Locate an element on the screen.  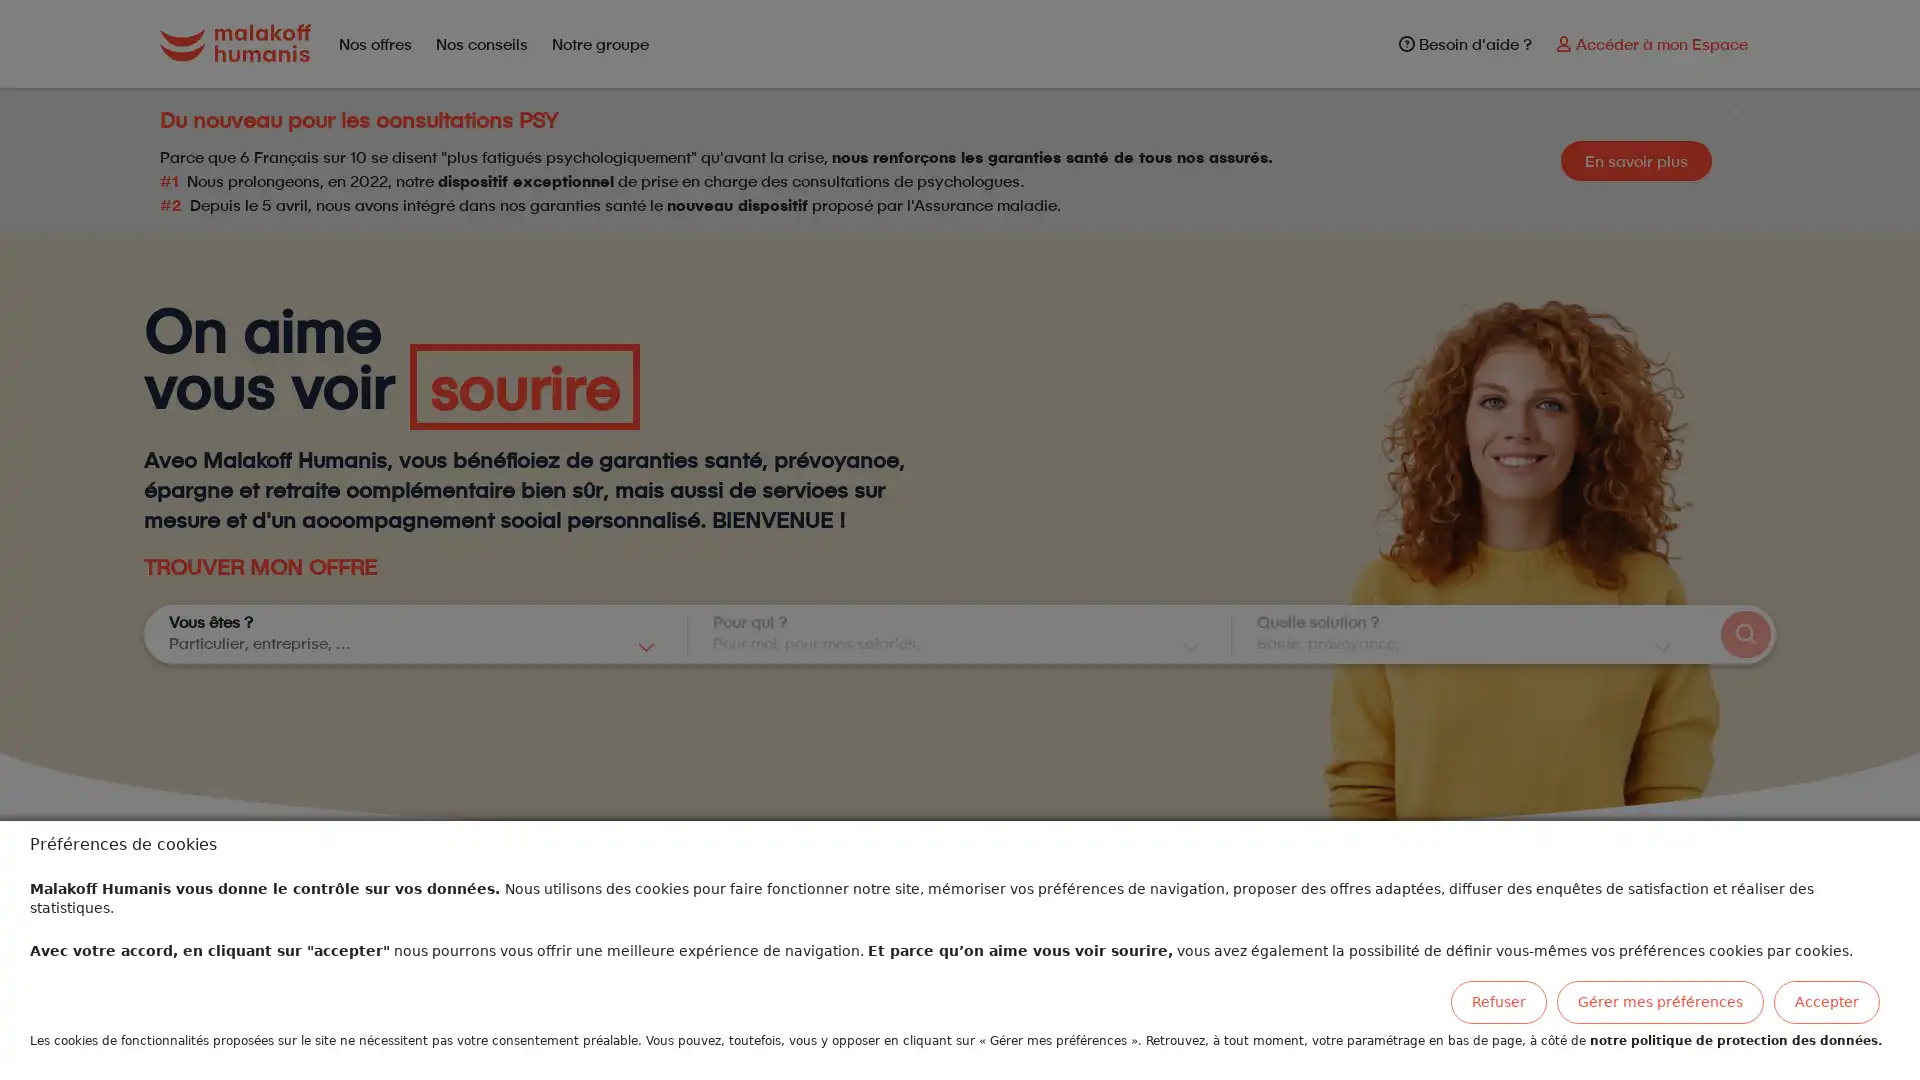
Gerer mes preferences is located at coordinates (1660, 1002).